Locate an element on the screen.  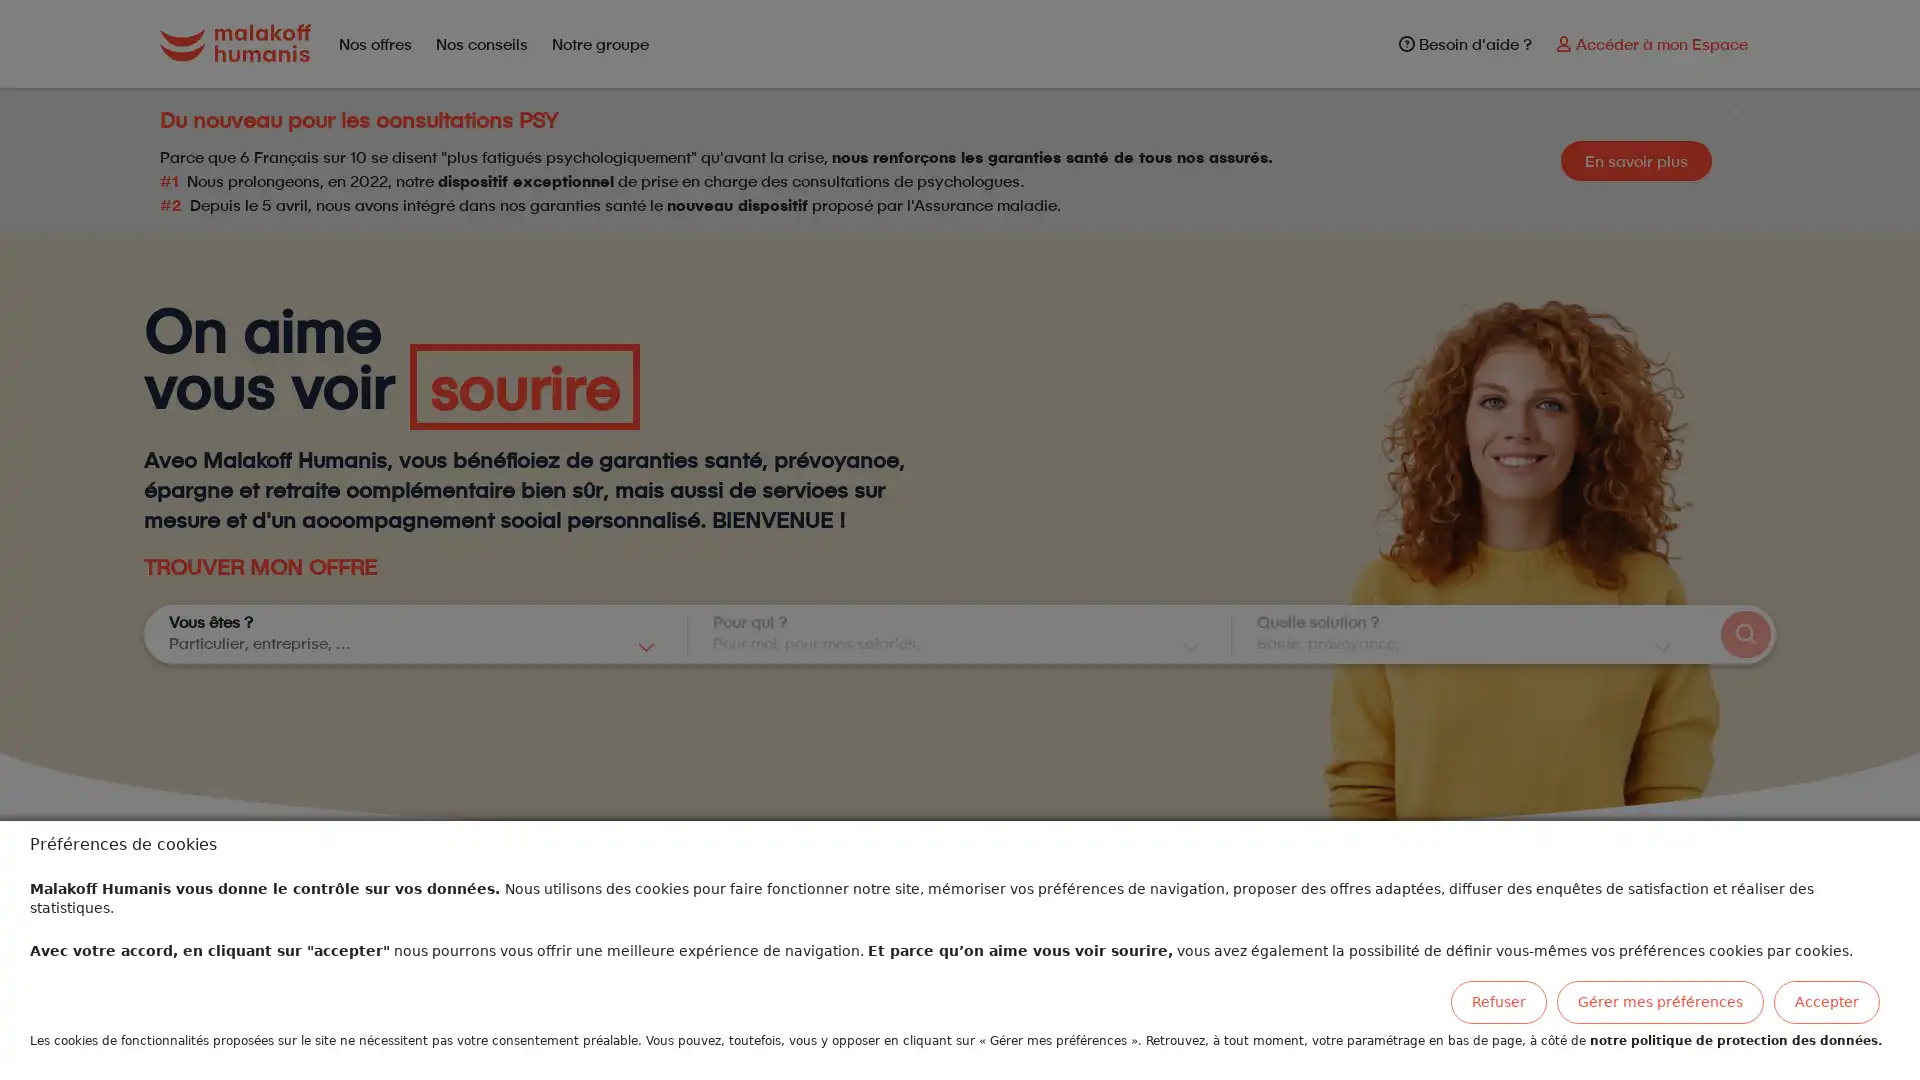
Gerer mes preferences is located at coordinates (1660, 1002).